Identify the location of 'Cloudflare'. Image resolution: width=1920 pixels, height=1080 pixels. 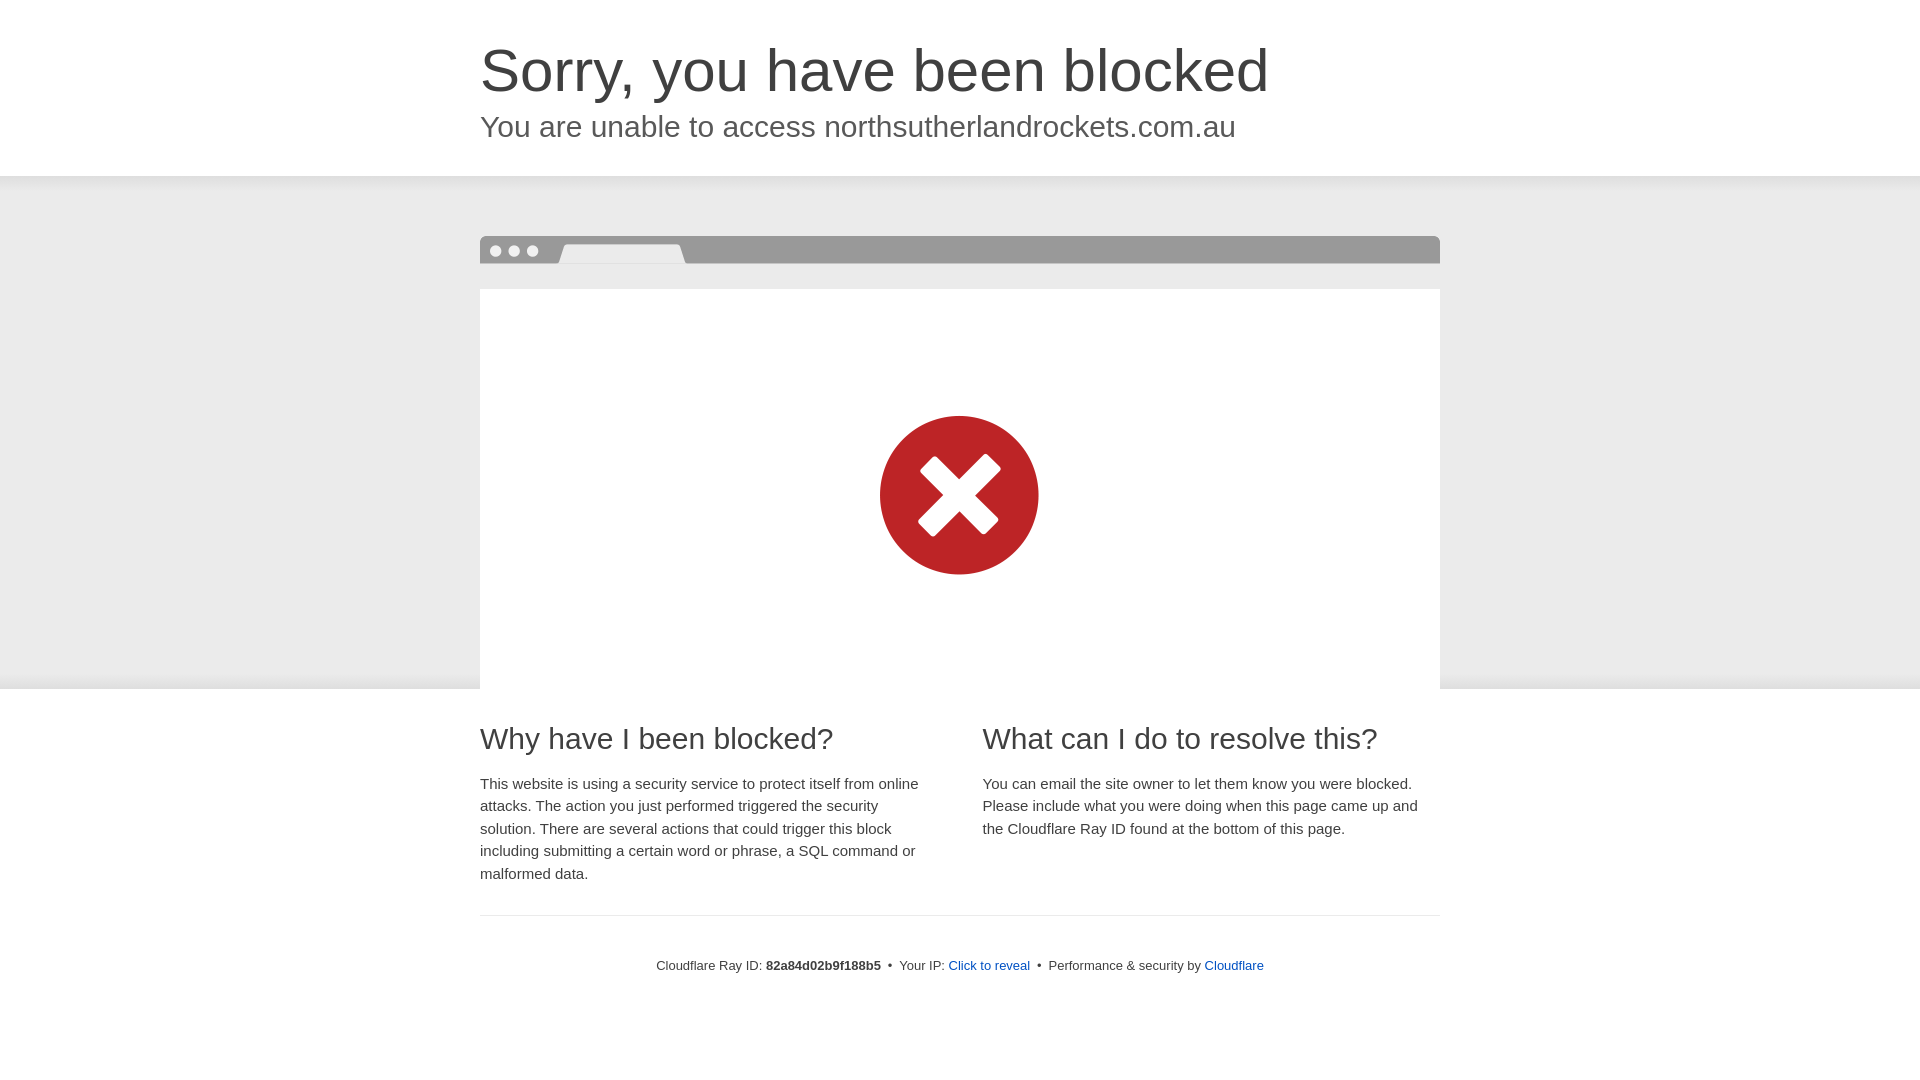
(1233, 964).